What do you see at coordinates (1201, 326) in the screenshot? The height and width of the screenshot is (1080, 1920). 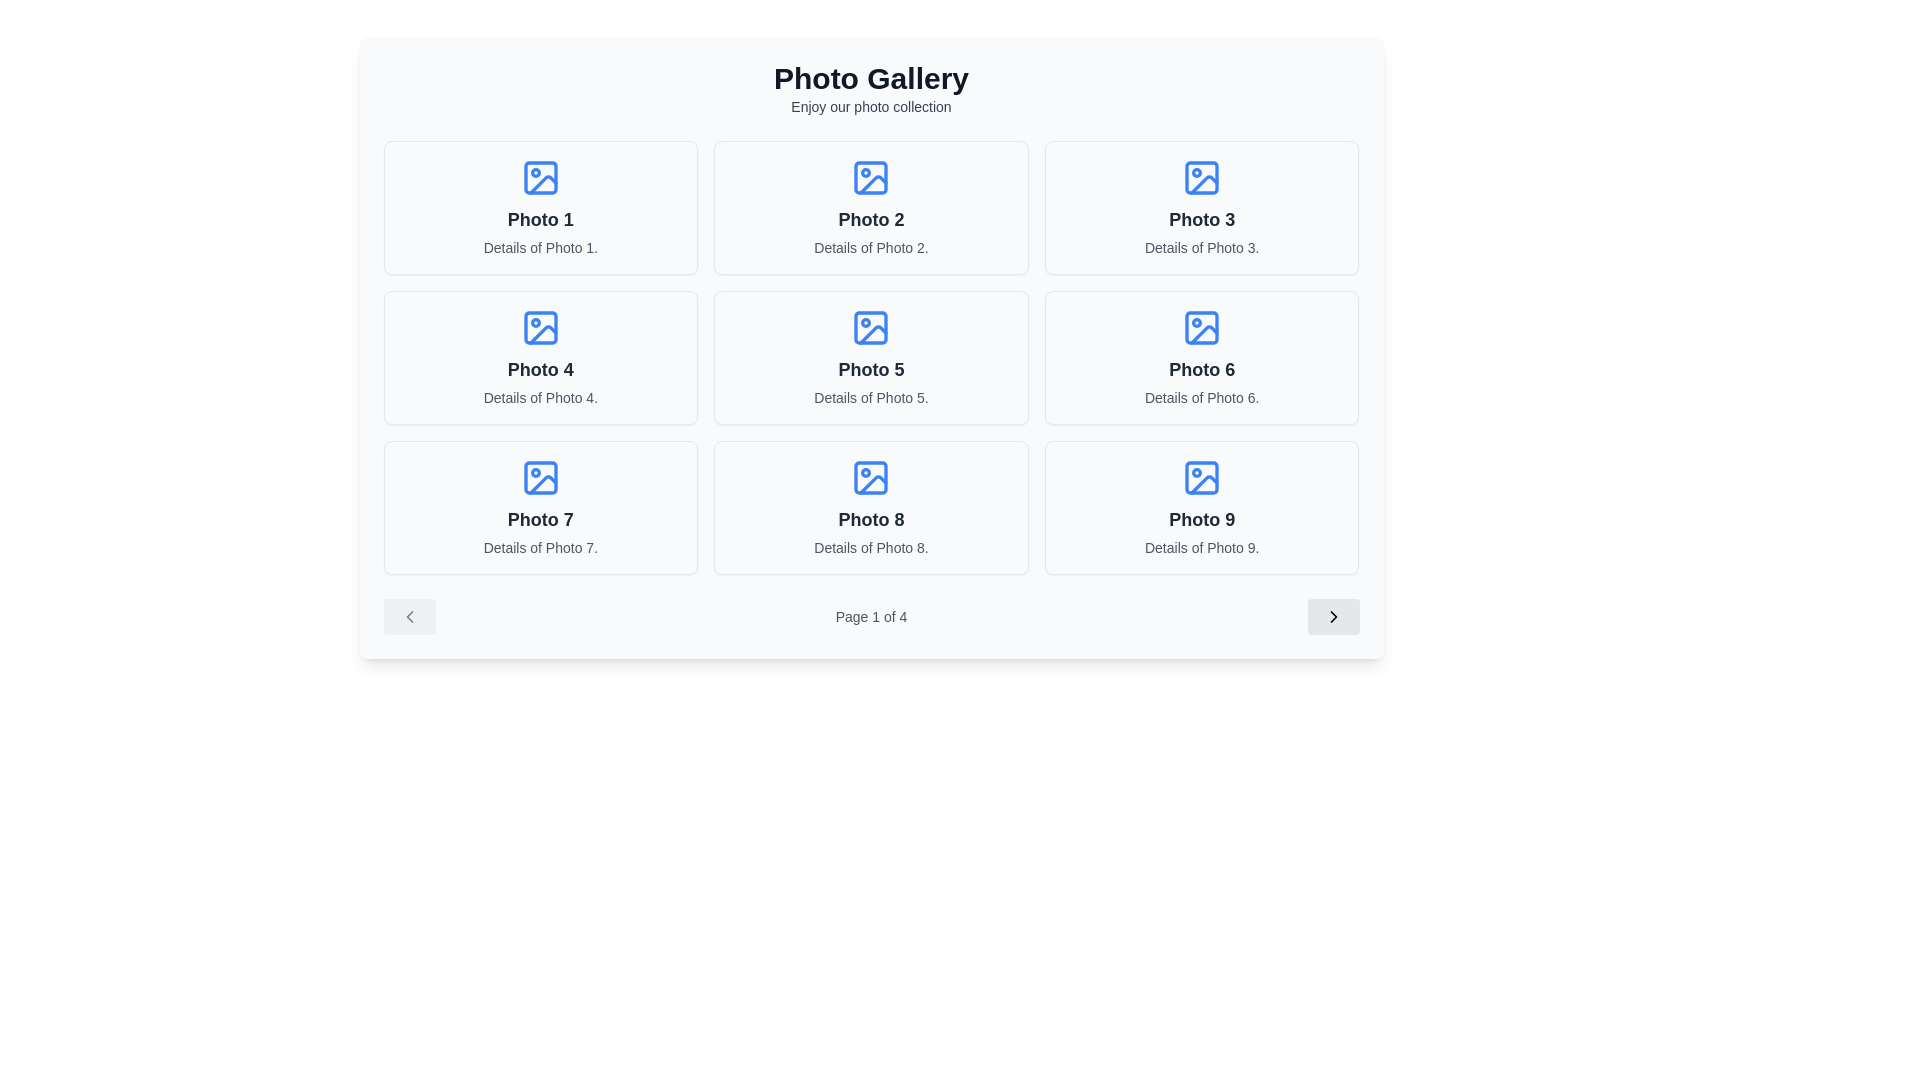 I see `the visual state of the blue image icon located at the top of the 'Photo 6' card in the second row of the photo grid` at bounding box center [1201, 326].